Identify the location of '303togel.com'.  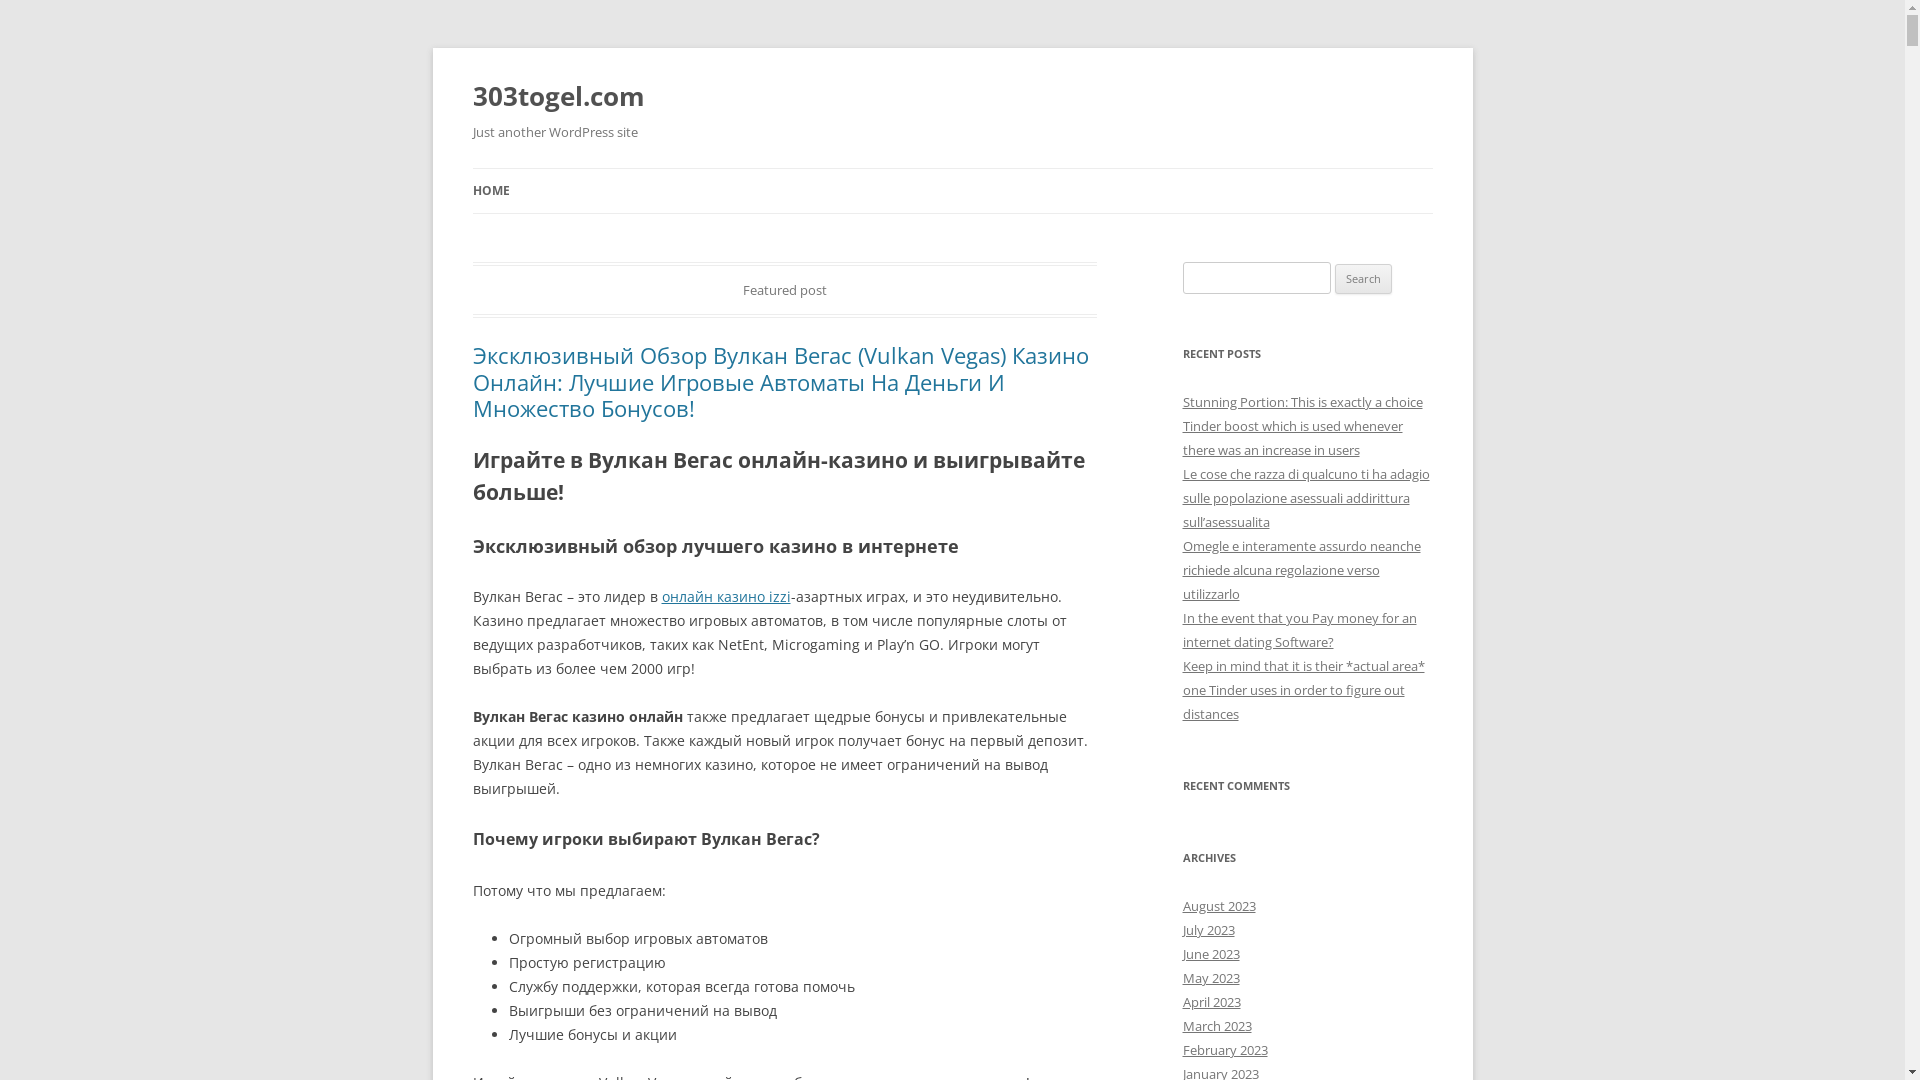
(470, 96).